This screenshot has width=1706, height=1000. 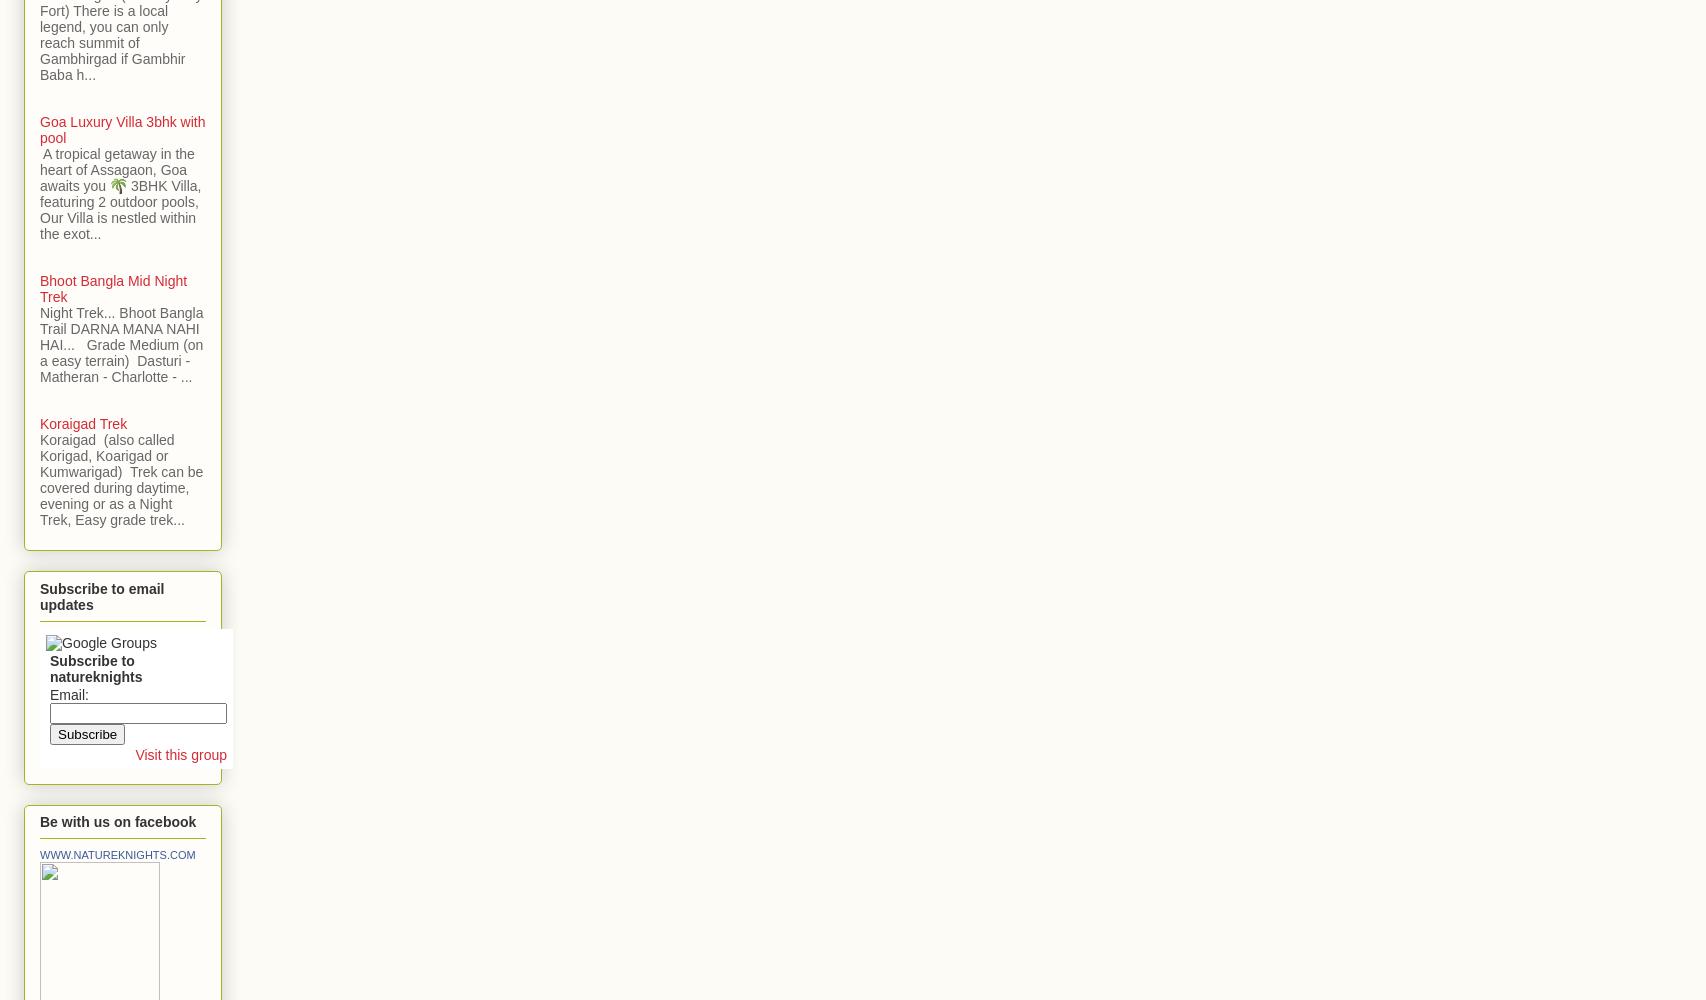 What do you see at coordinates (39, 479) in the screenshot?
I see `'Koraigad  (also called Korigad, Koarigad or Kumwarigad)    Trek can be covered during daytime, evening or as a Night Trek, Easy grade trek...'` at bounding box center [39, 479].